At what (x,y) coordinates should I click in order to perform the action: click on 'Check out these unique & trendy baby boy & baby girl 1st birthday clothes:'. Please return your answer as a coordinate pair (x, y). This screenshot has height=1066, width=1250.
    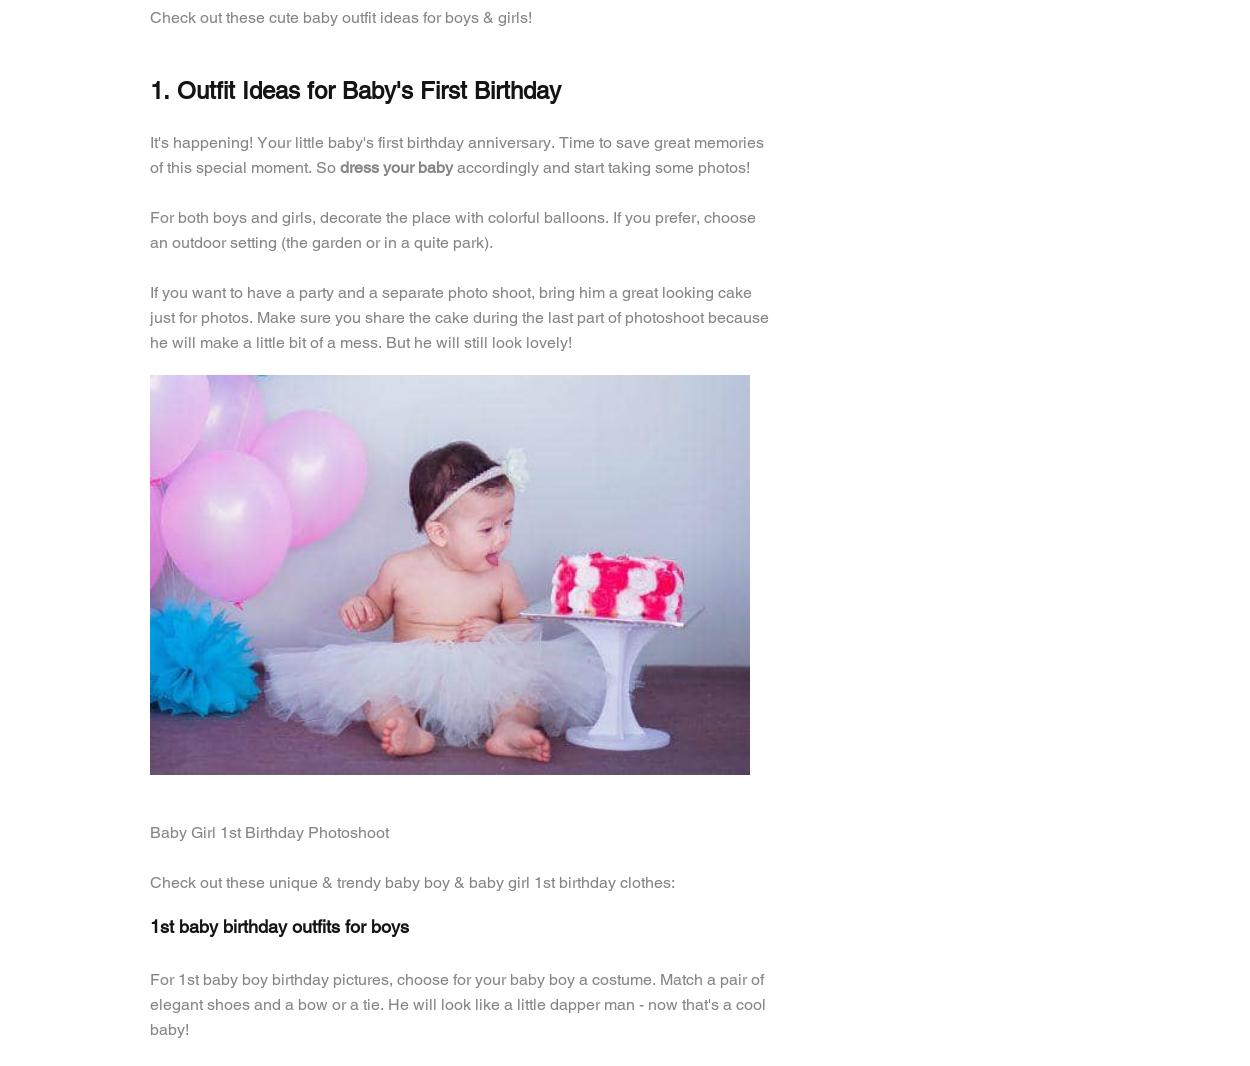
    Looking at the image, I should click on (150, 881).